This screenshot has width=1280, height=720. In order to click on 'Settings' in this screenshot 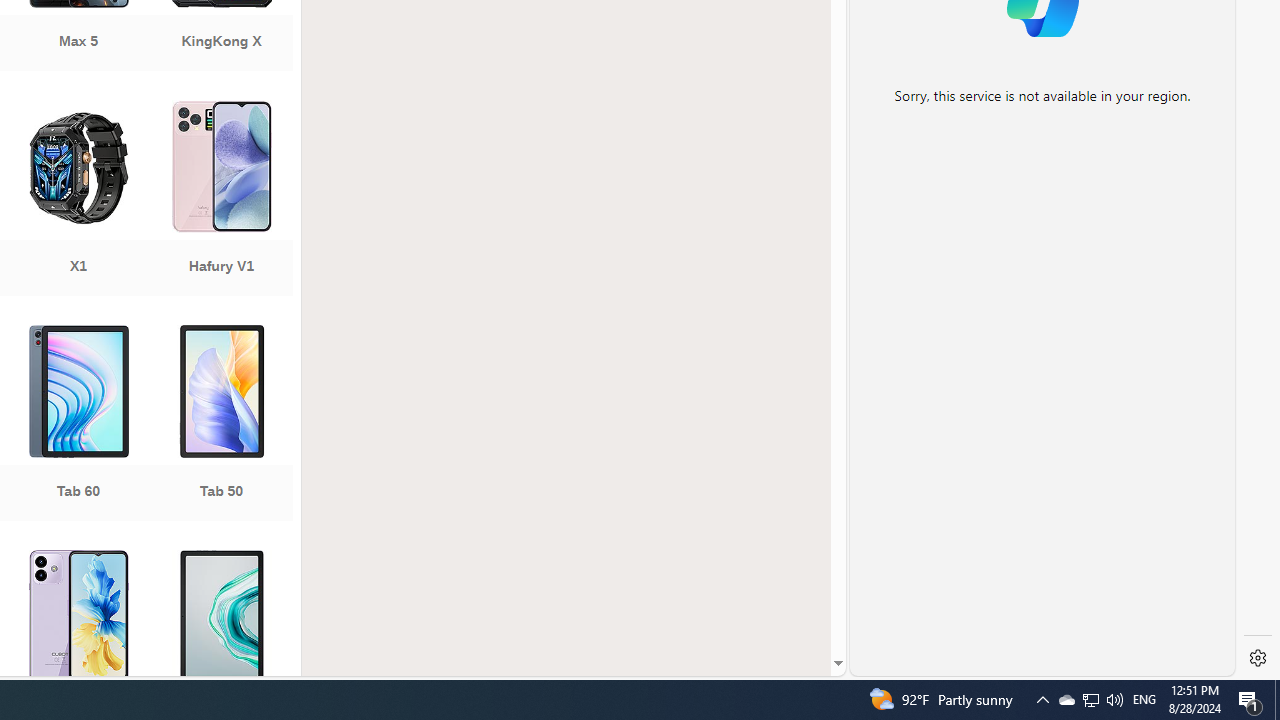, I will do `click(1257, 658)`.